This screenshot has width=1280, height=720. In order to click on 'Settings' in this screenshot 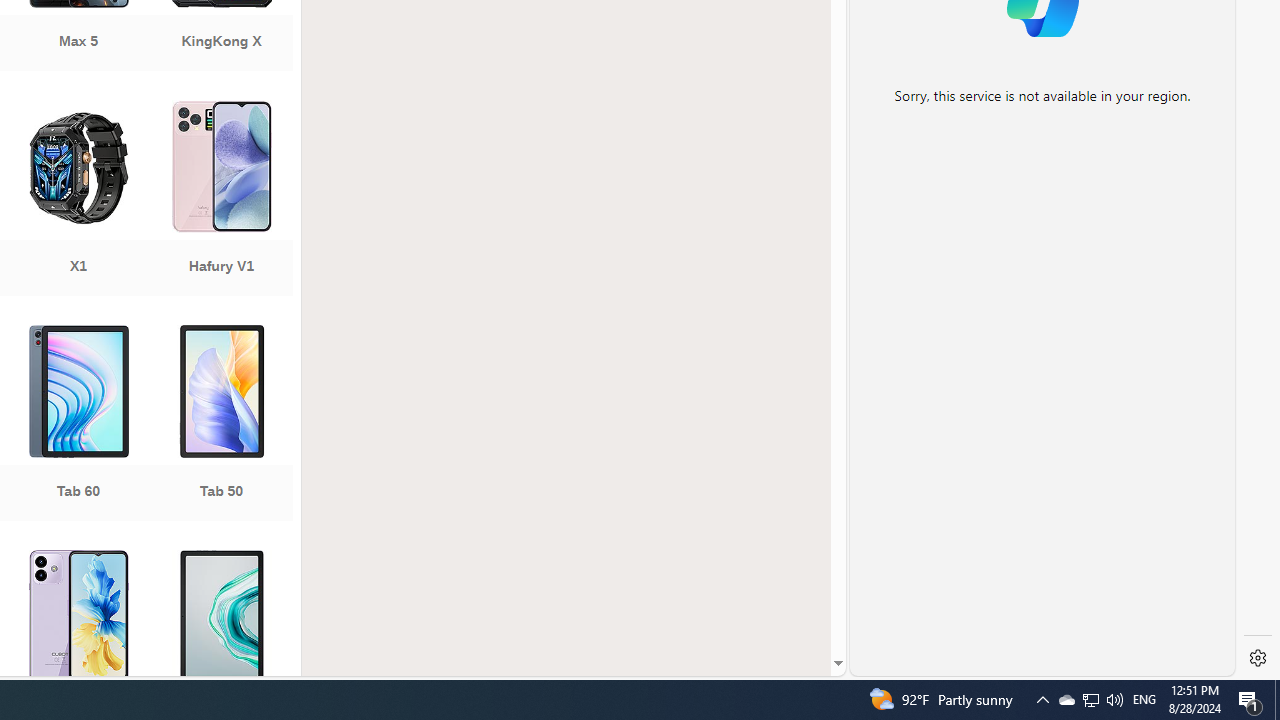, I will do `click(1257, 658)`.